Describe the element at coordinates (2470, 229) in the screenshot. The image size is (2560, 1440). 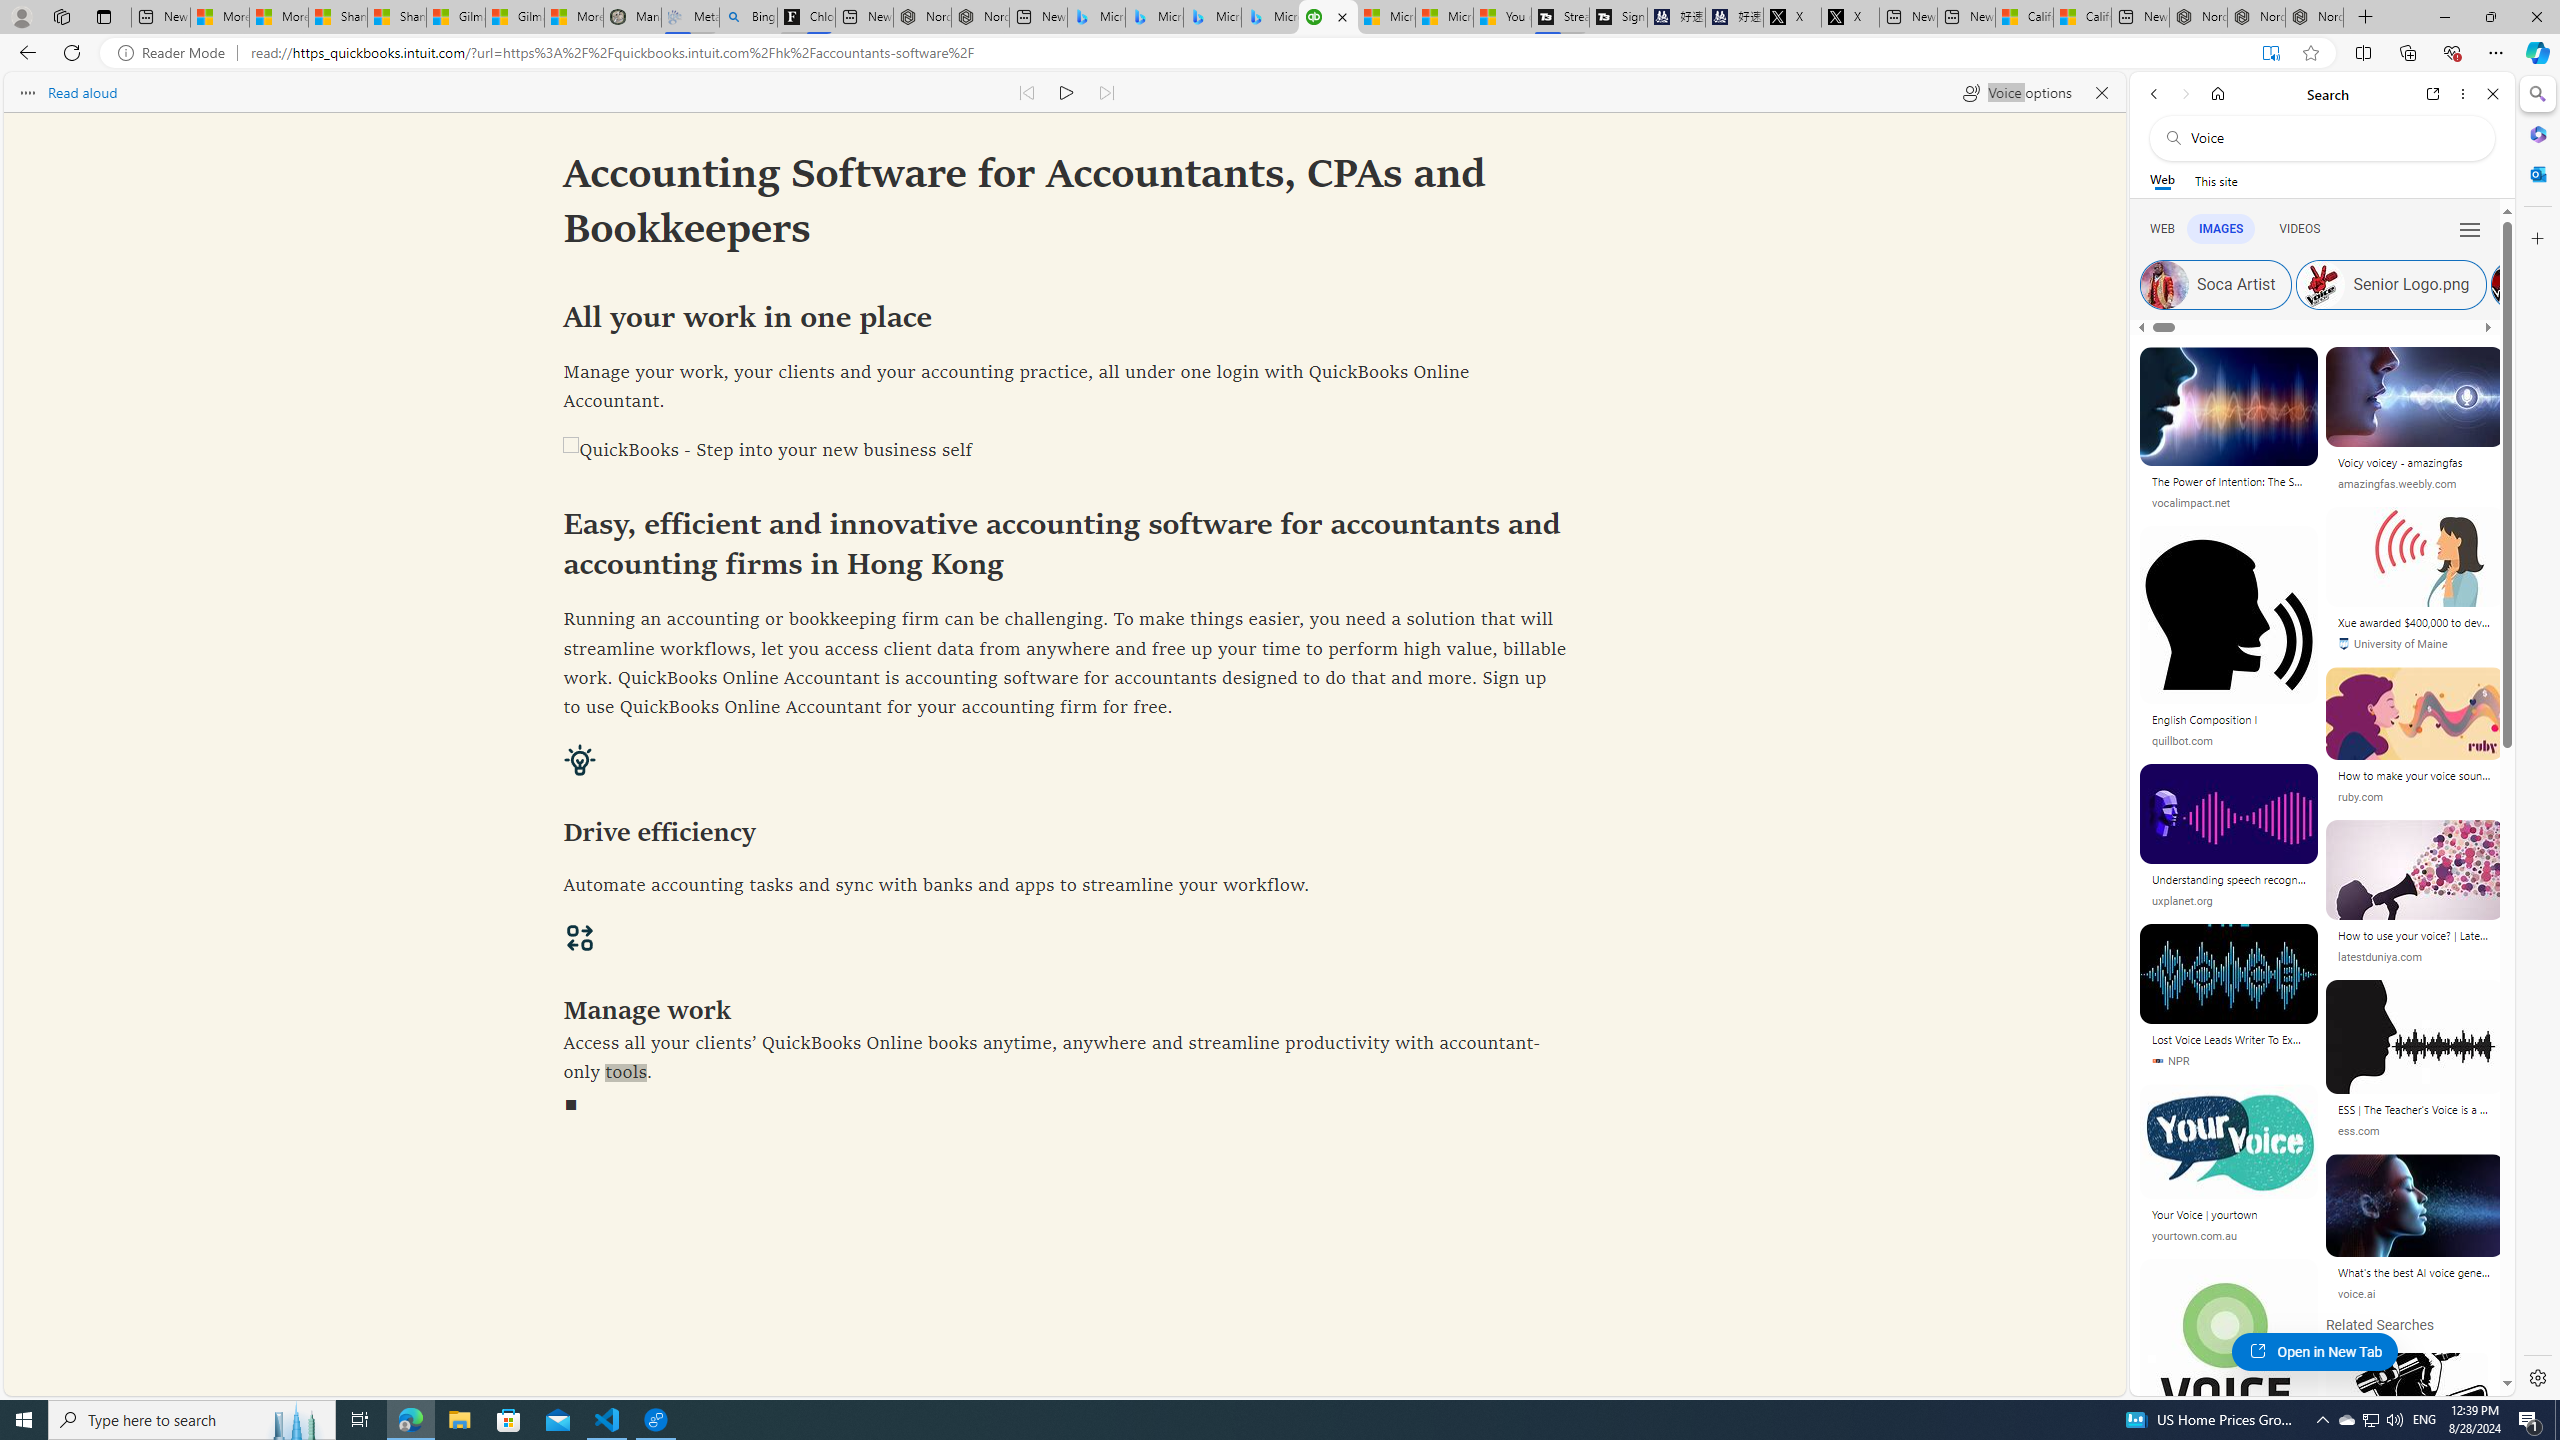
I see `'Class: b_serphb'` at that location.